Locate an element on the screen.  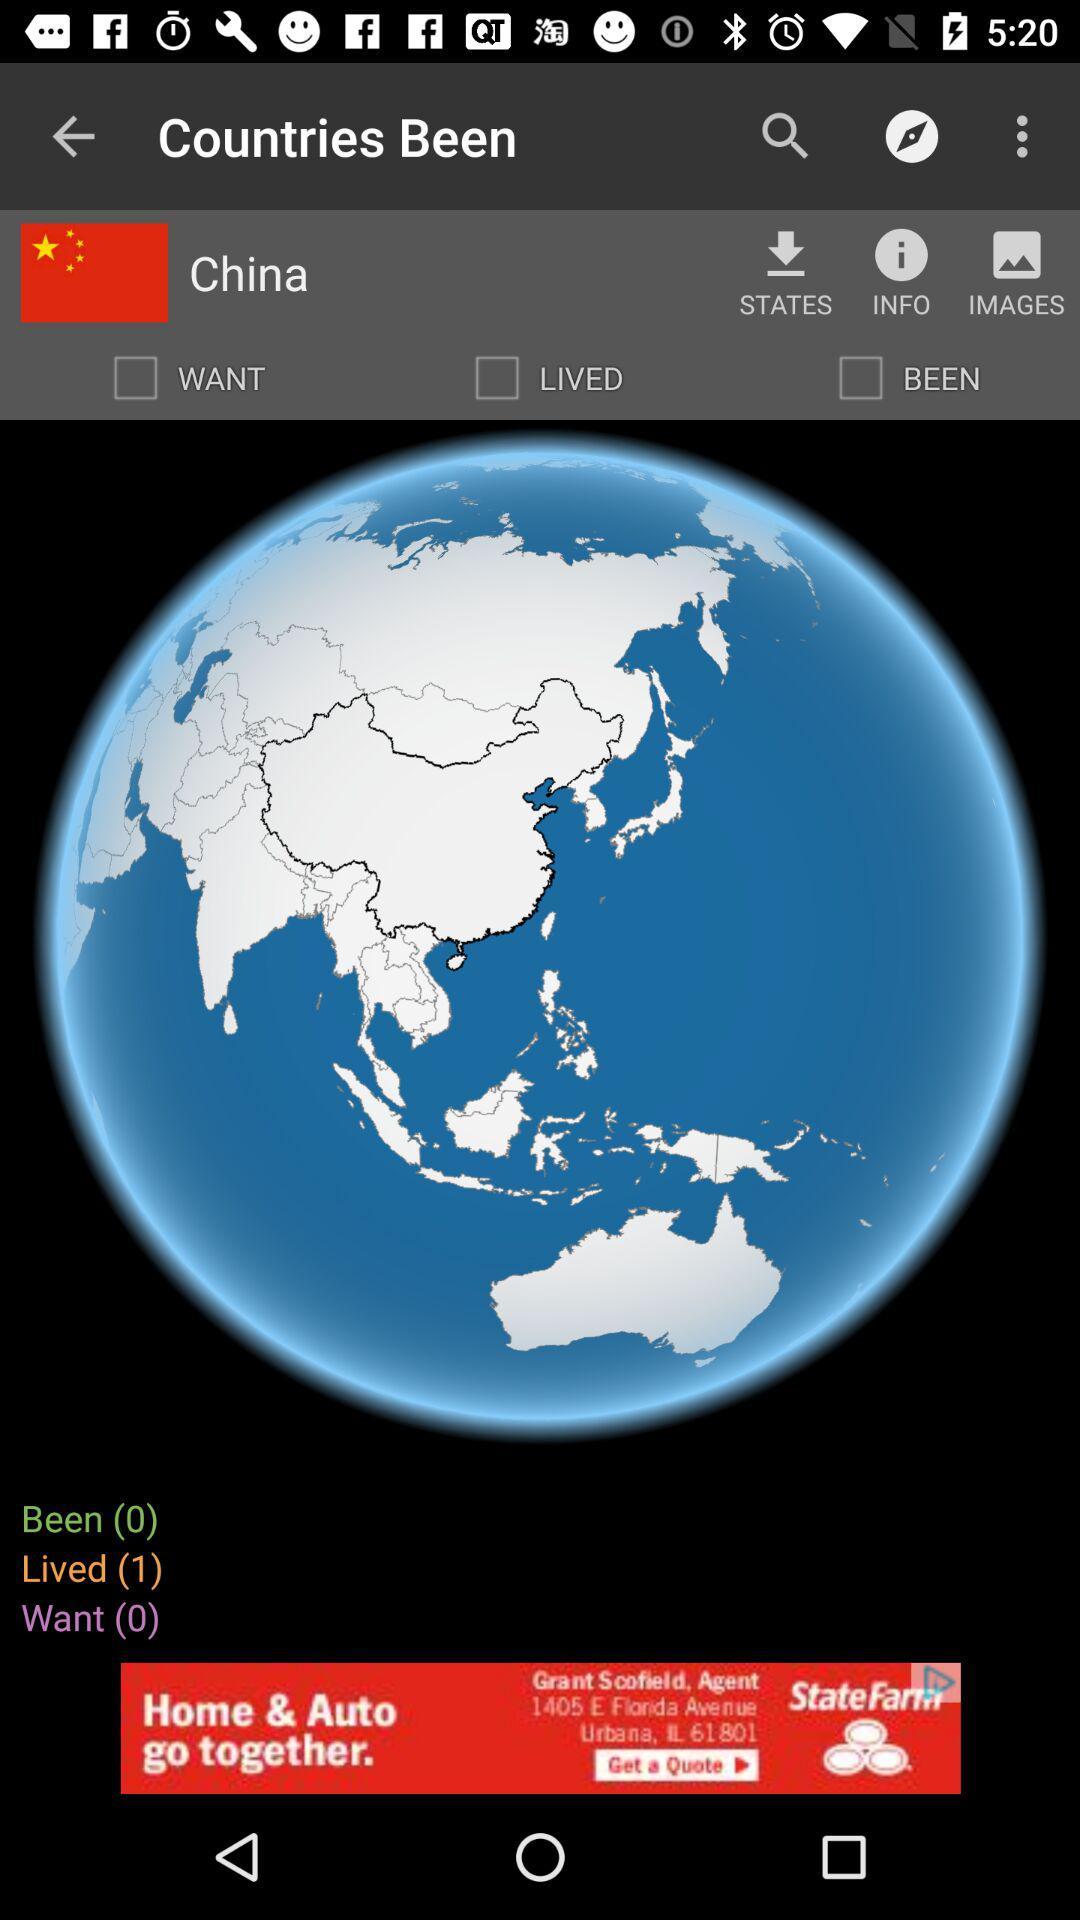
download is located at coordinates (785, 253).